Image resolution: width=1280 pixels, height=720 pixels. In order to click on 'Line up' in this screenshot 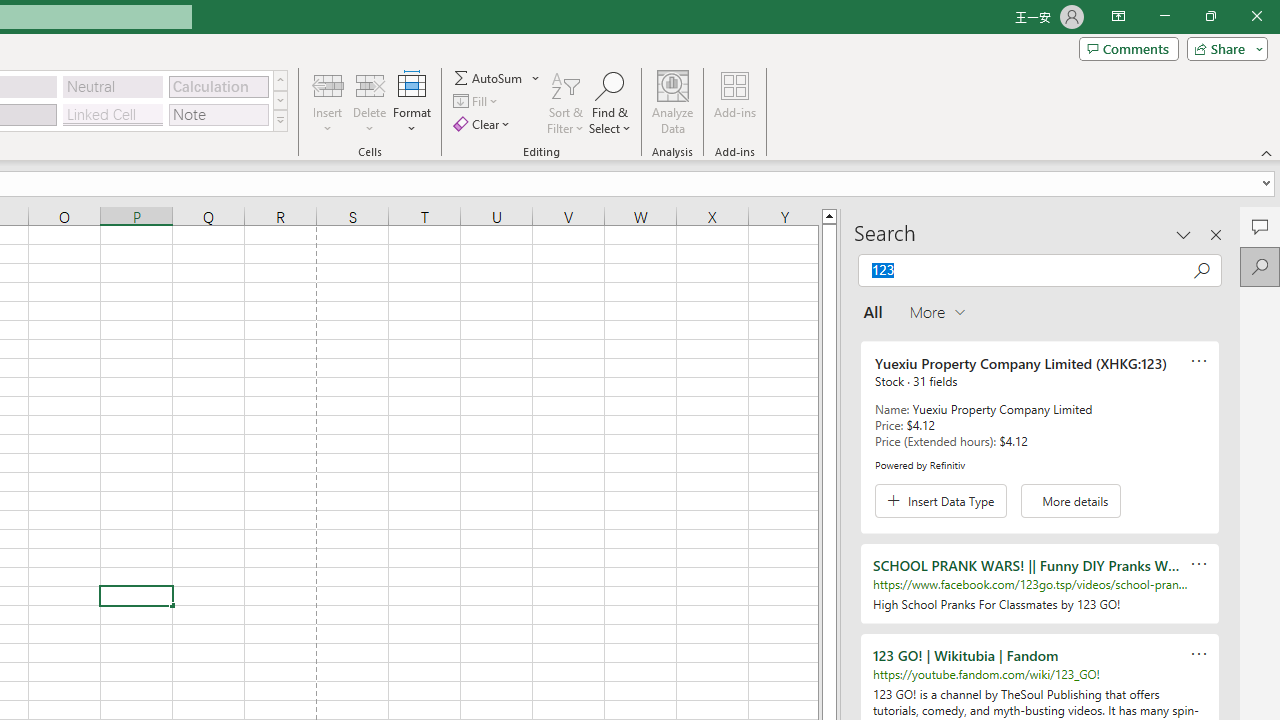, I will do `click(829, 215)`.